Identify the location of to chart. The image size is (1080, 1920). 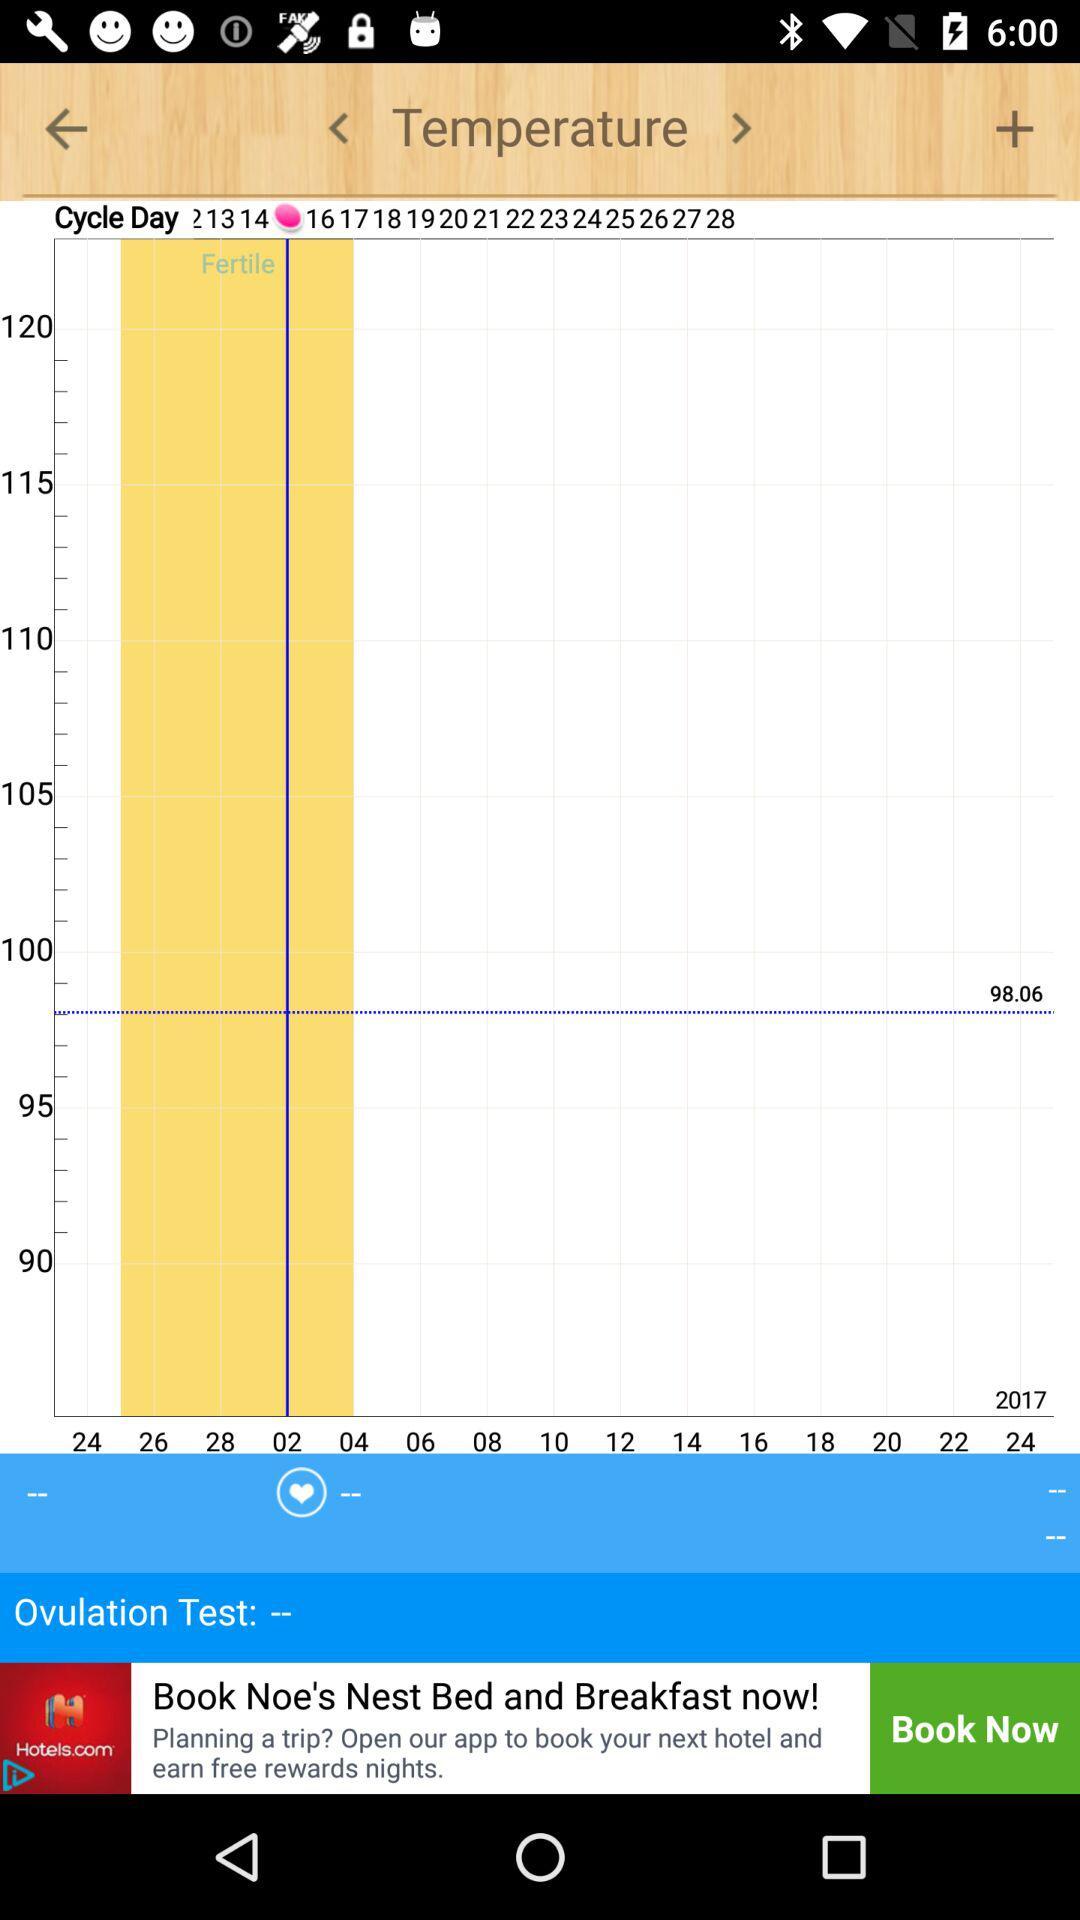
(1014, 127).